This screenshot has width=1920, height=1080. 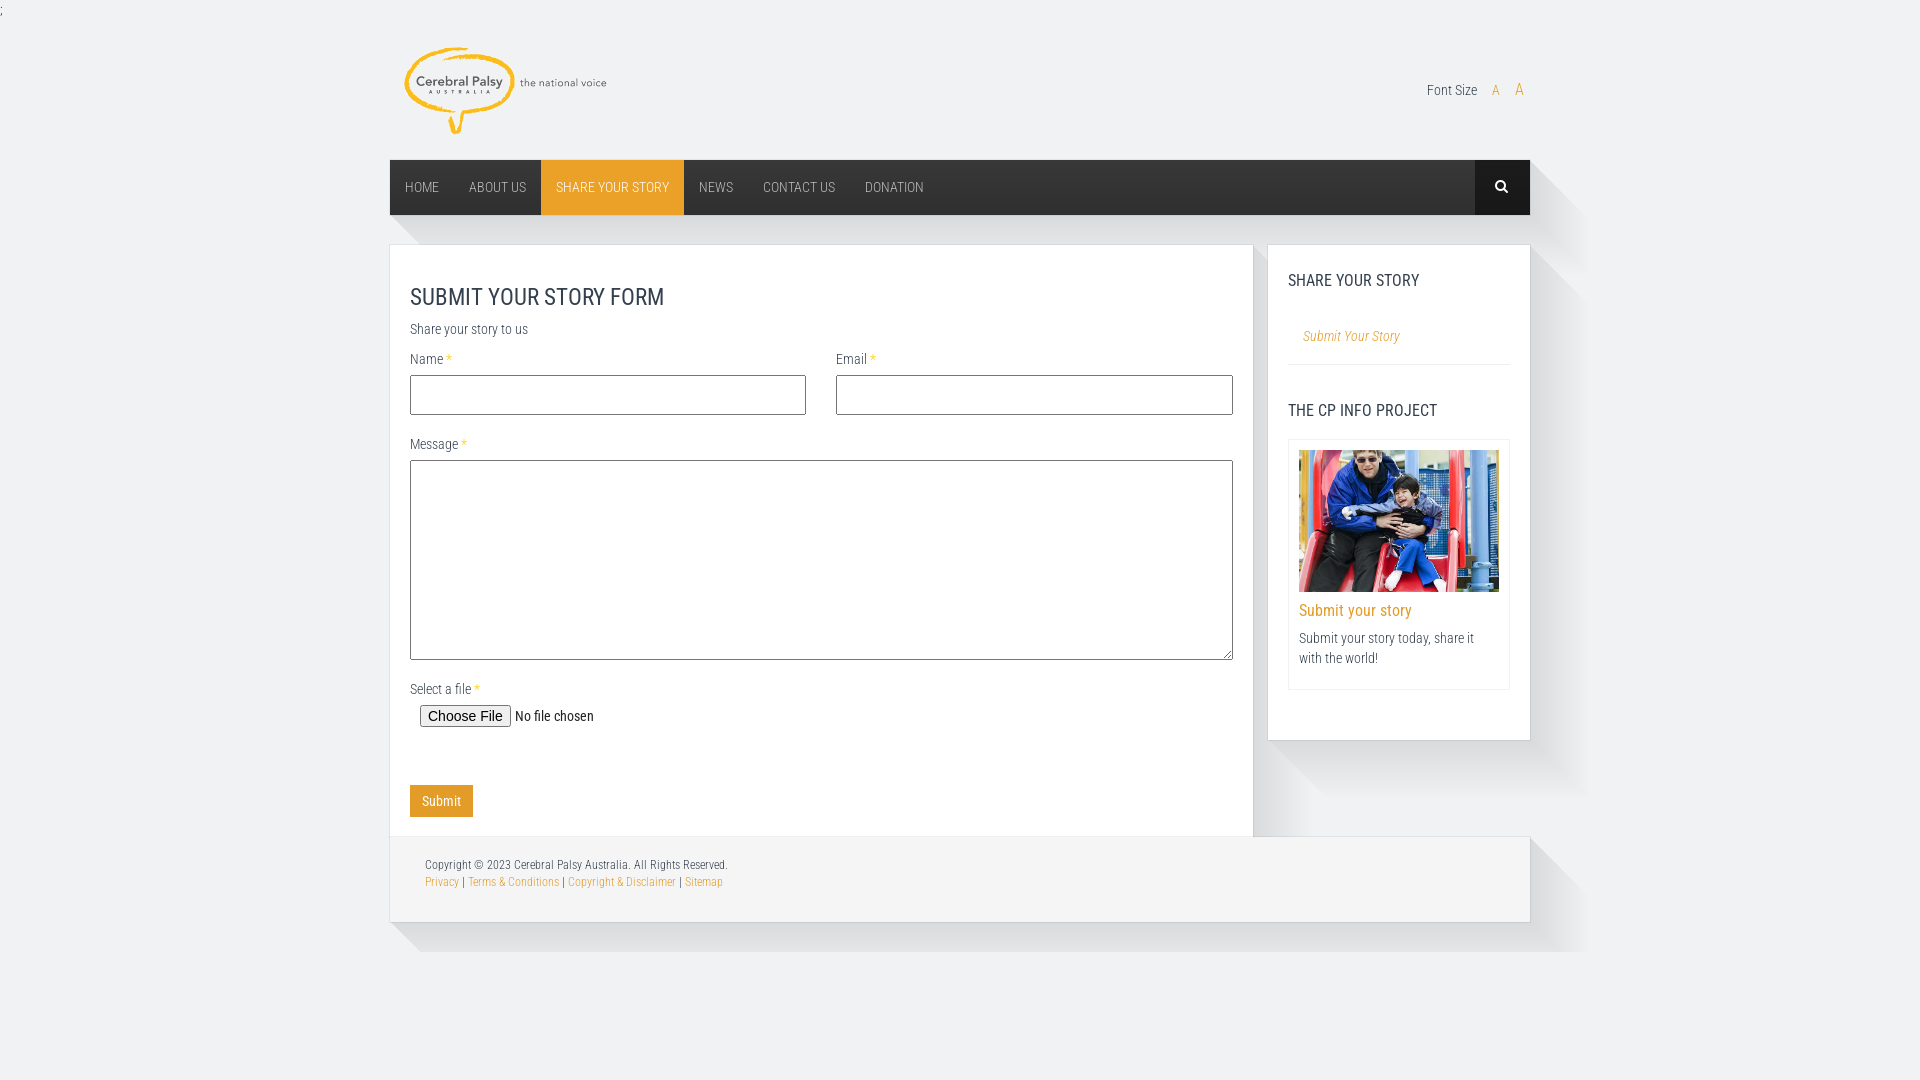 What do you see at coordinates (1297, 609) in the screenshot?
I see `'Submit your story'` at bounding box center [1297, 609].